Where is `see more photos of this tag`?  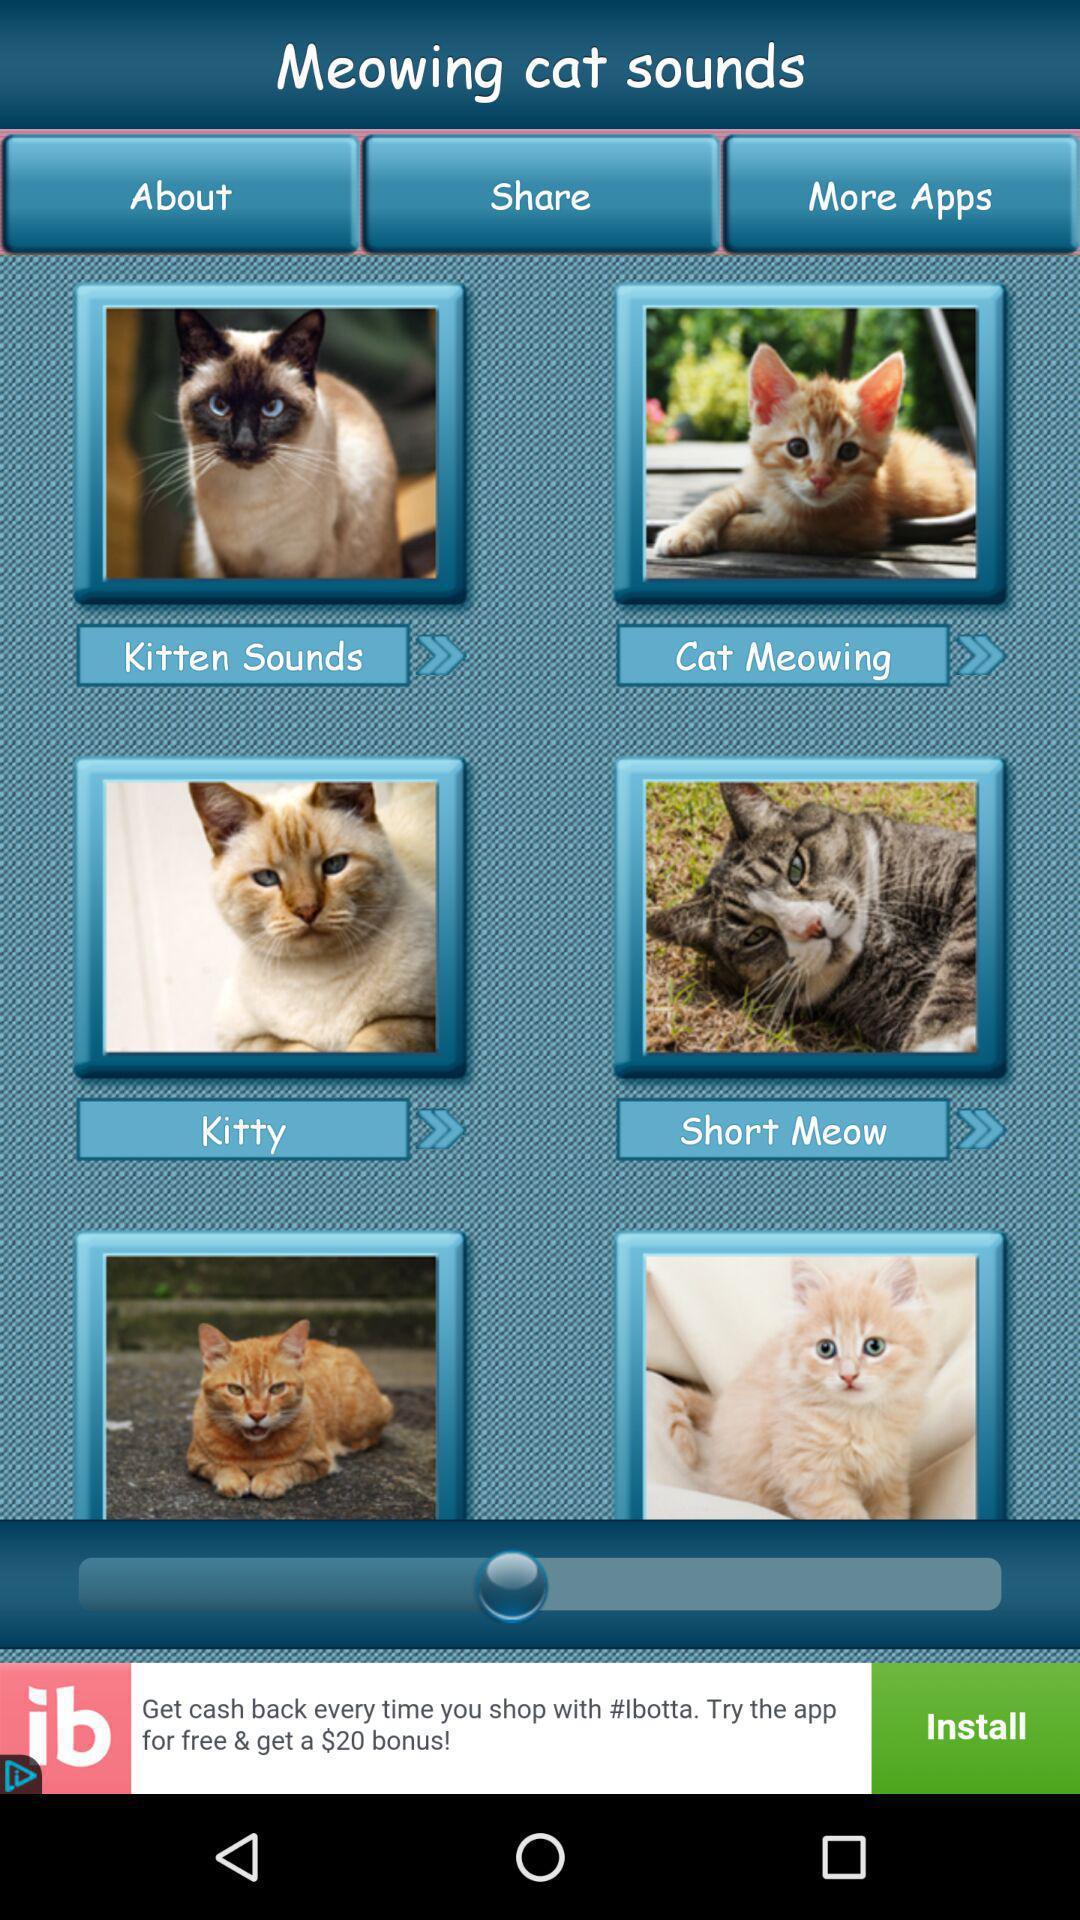
see more photos of this tag is located at coordinates (439, 1128).